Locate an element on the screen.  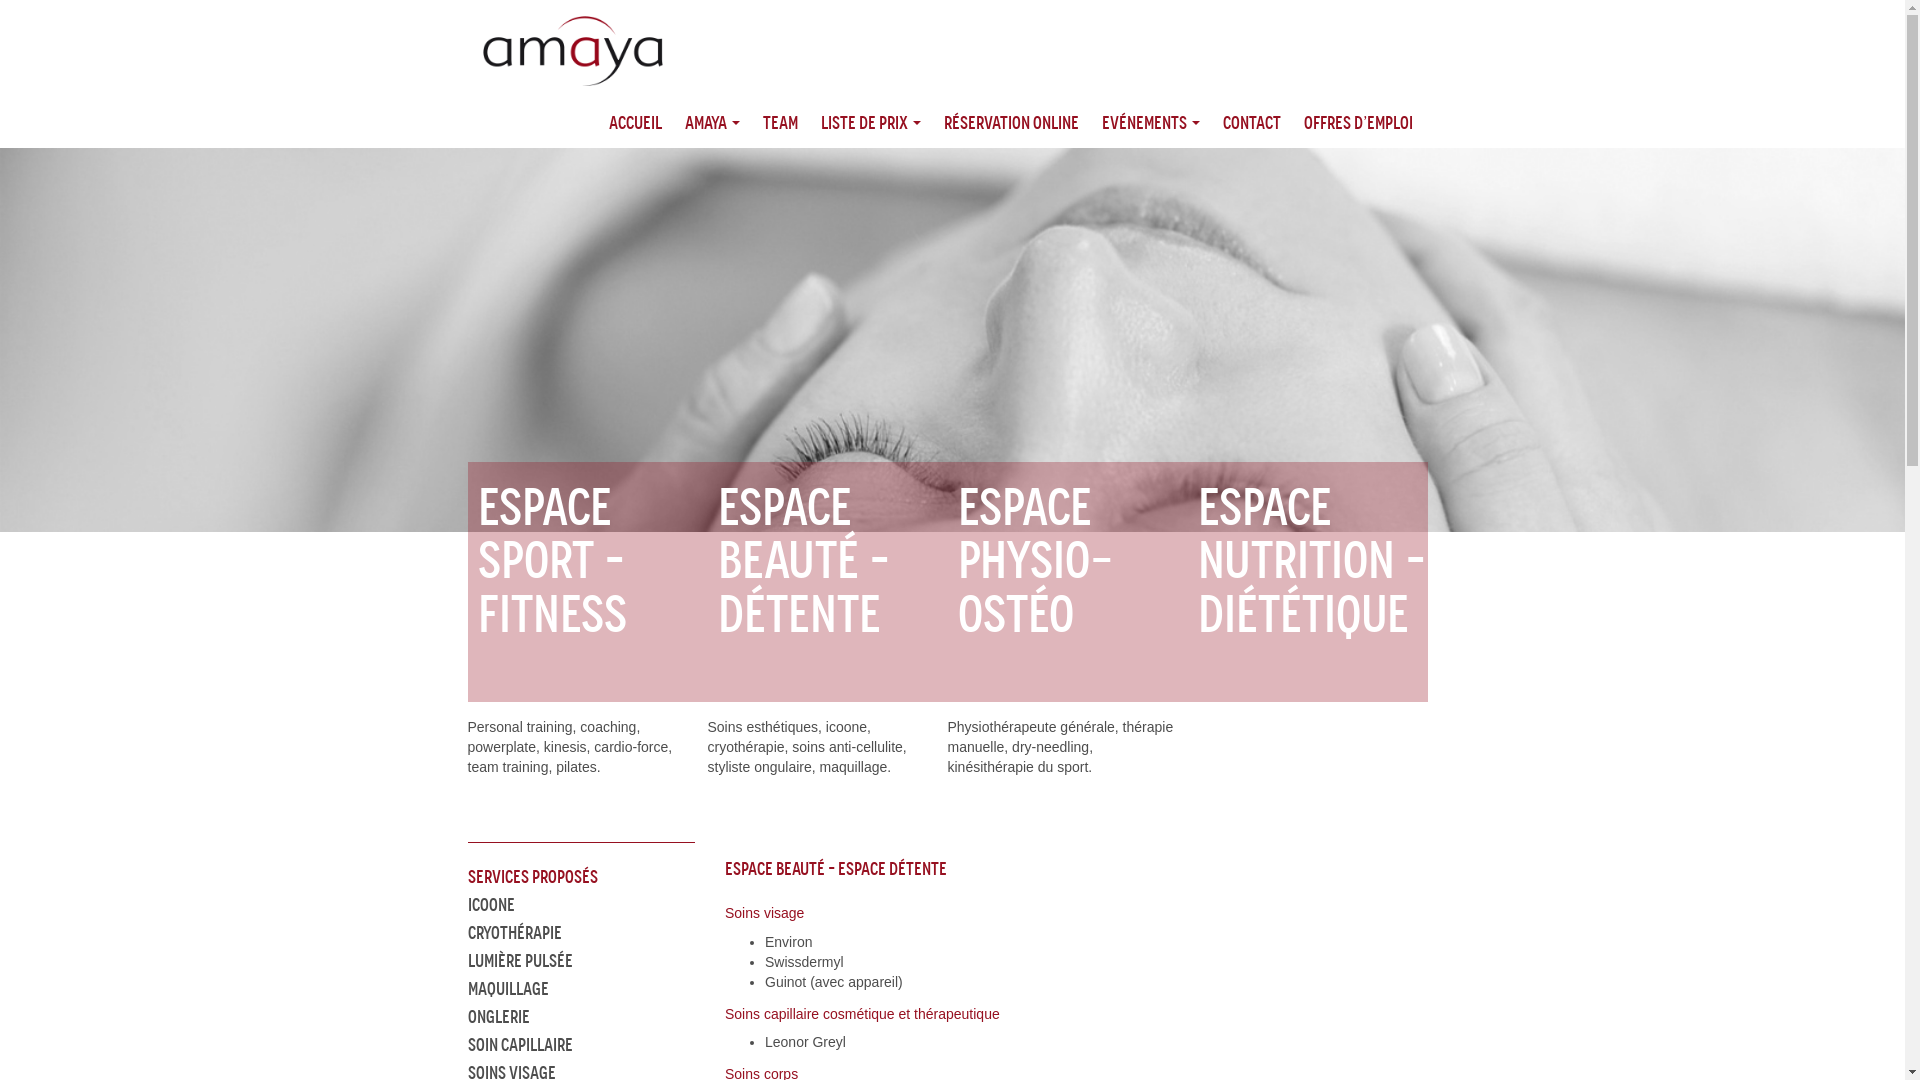
'ACCUEIL' is located at coordinates (633, 123).